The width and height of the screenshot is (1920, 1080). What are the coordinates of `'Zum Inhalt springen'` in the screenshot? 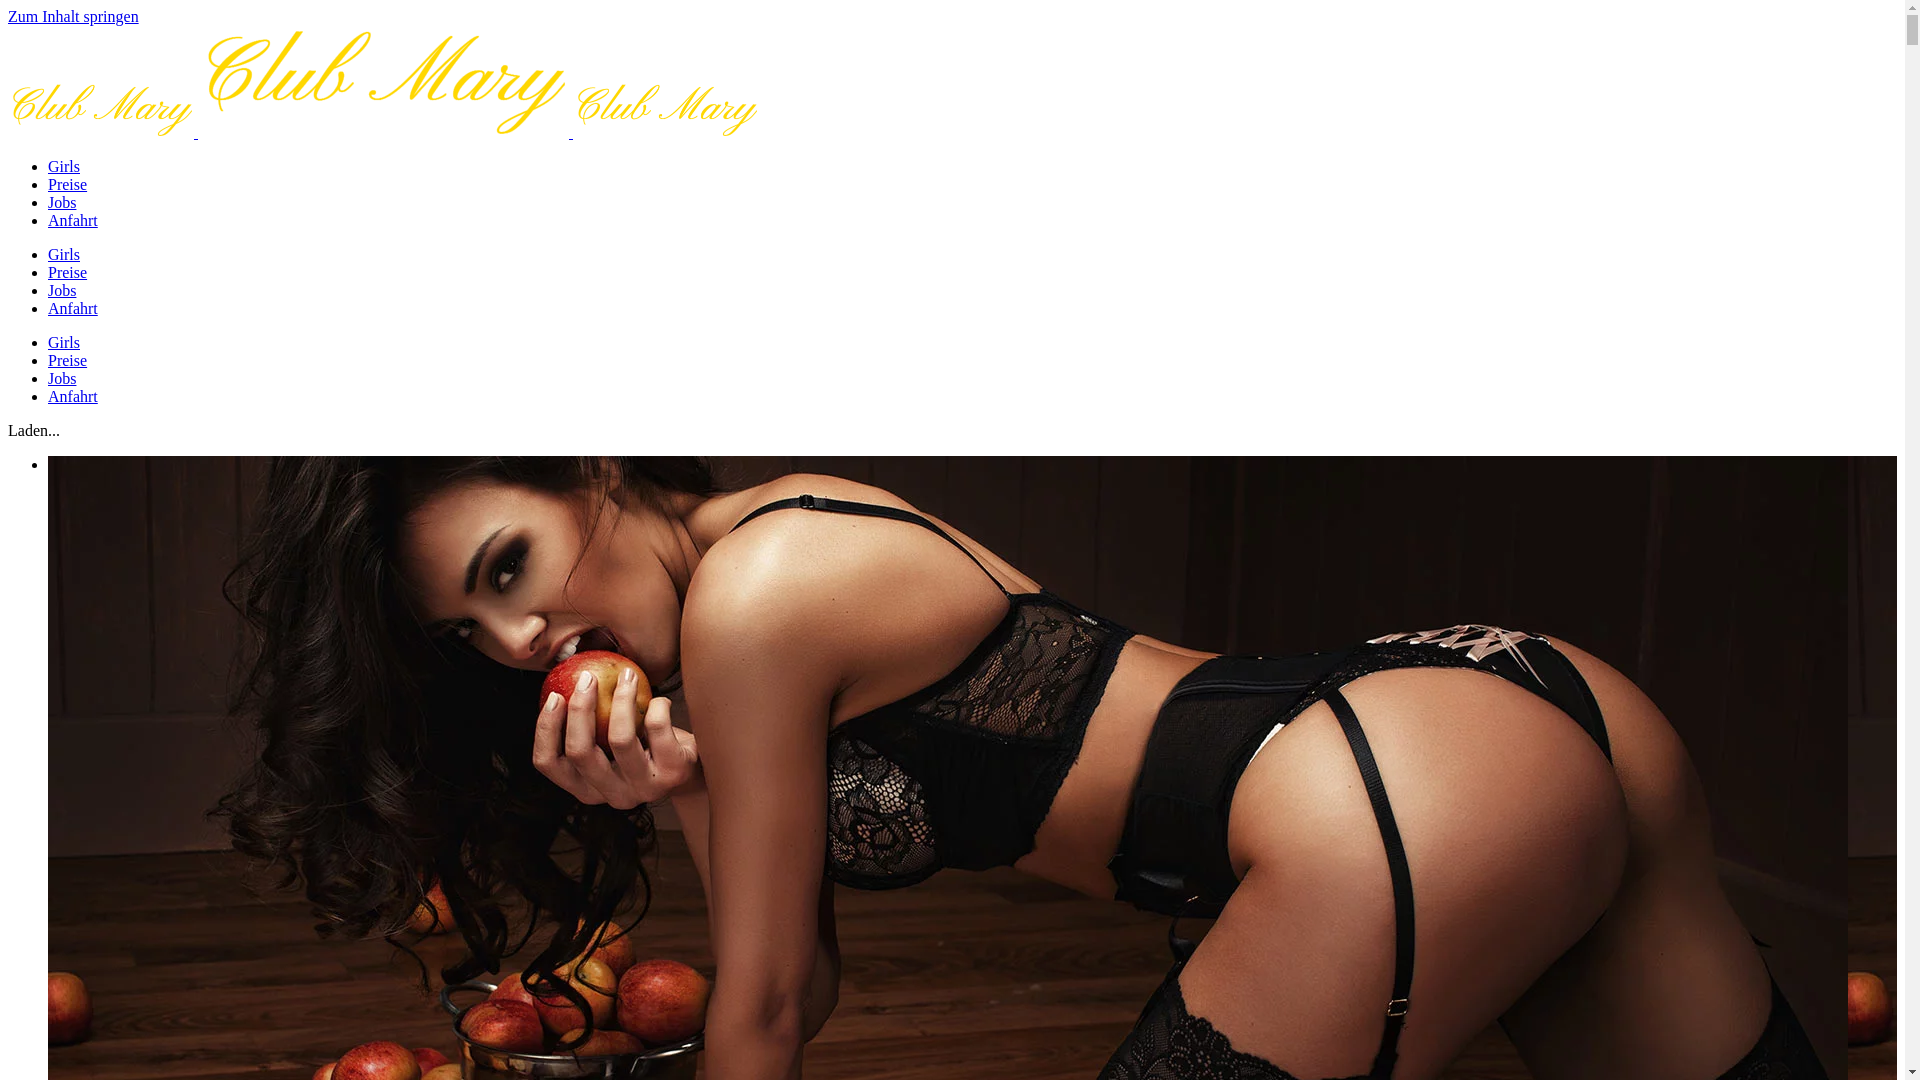 It's located at (8, 16).